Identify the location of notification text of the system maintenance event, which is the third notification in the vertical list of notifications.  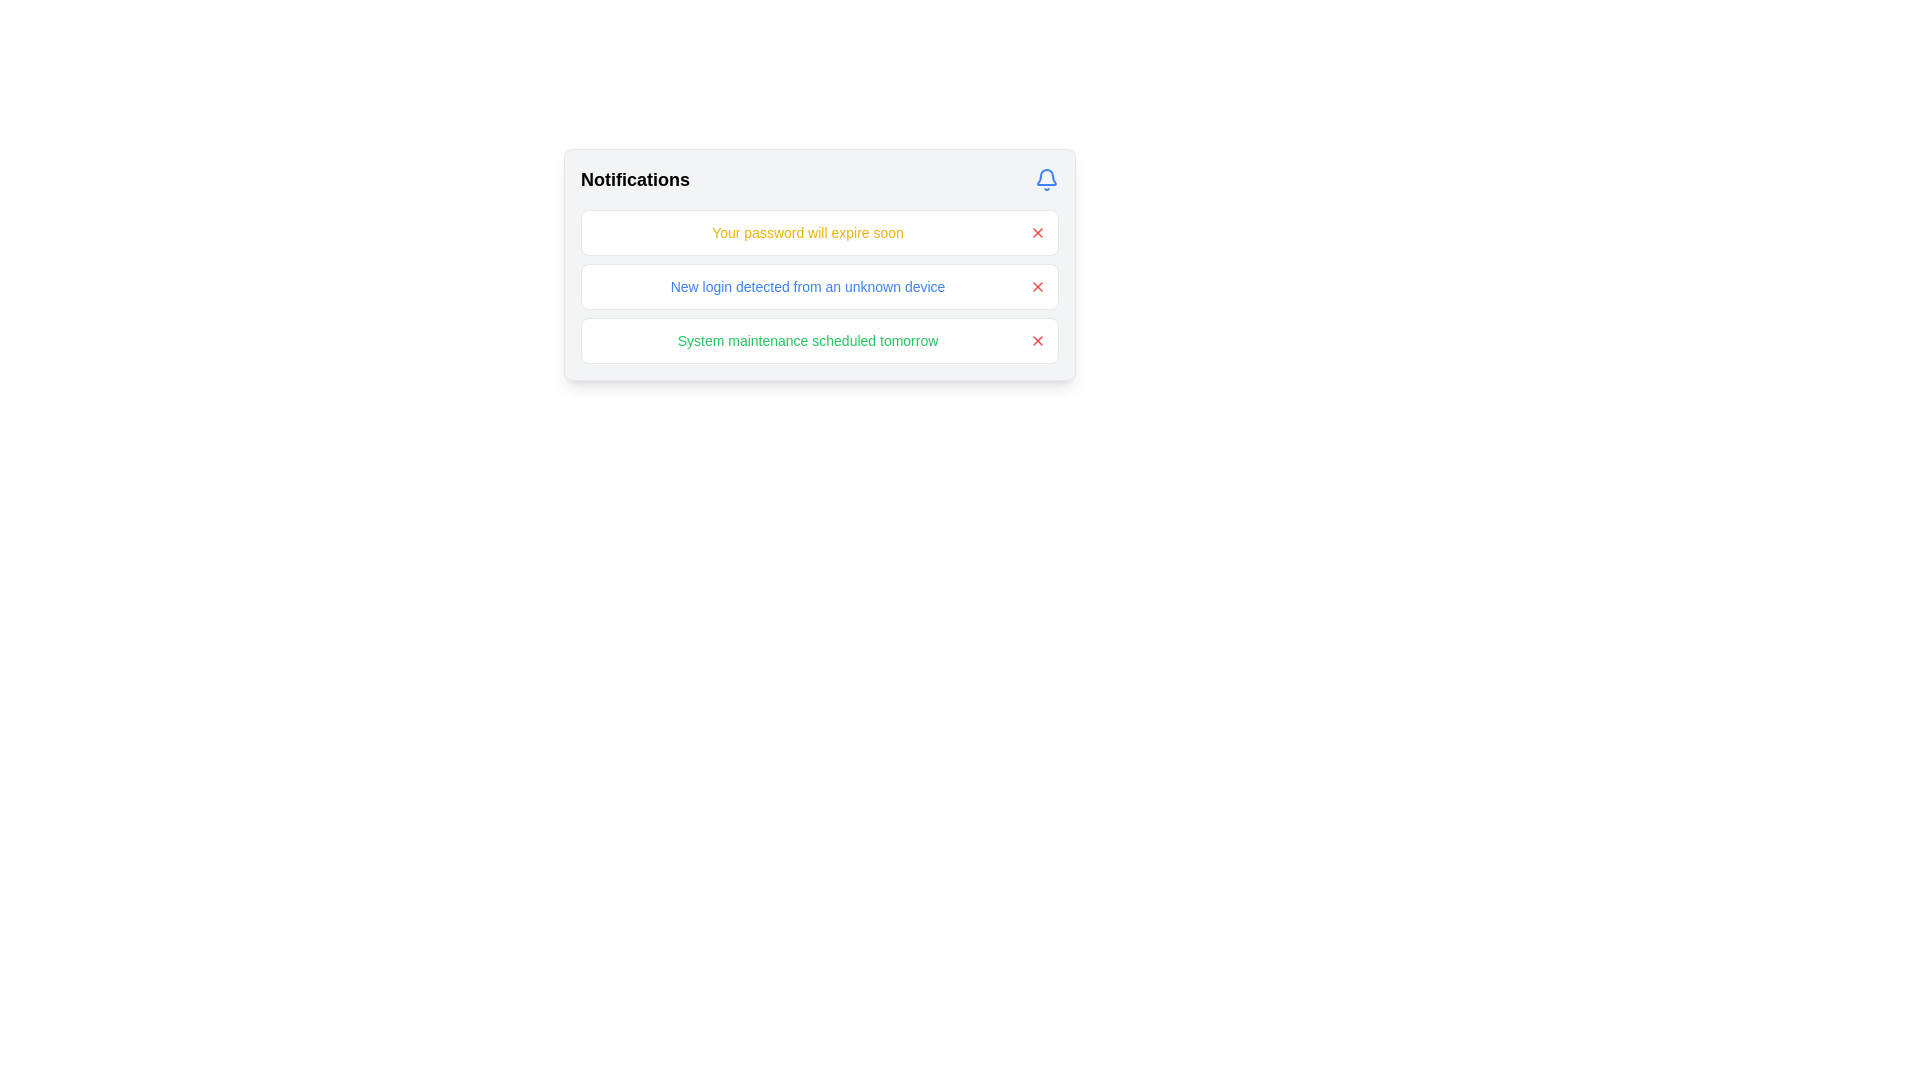
(820, 339).